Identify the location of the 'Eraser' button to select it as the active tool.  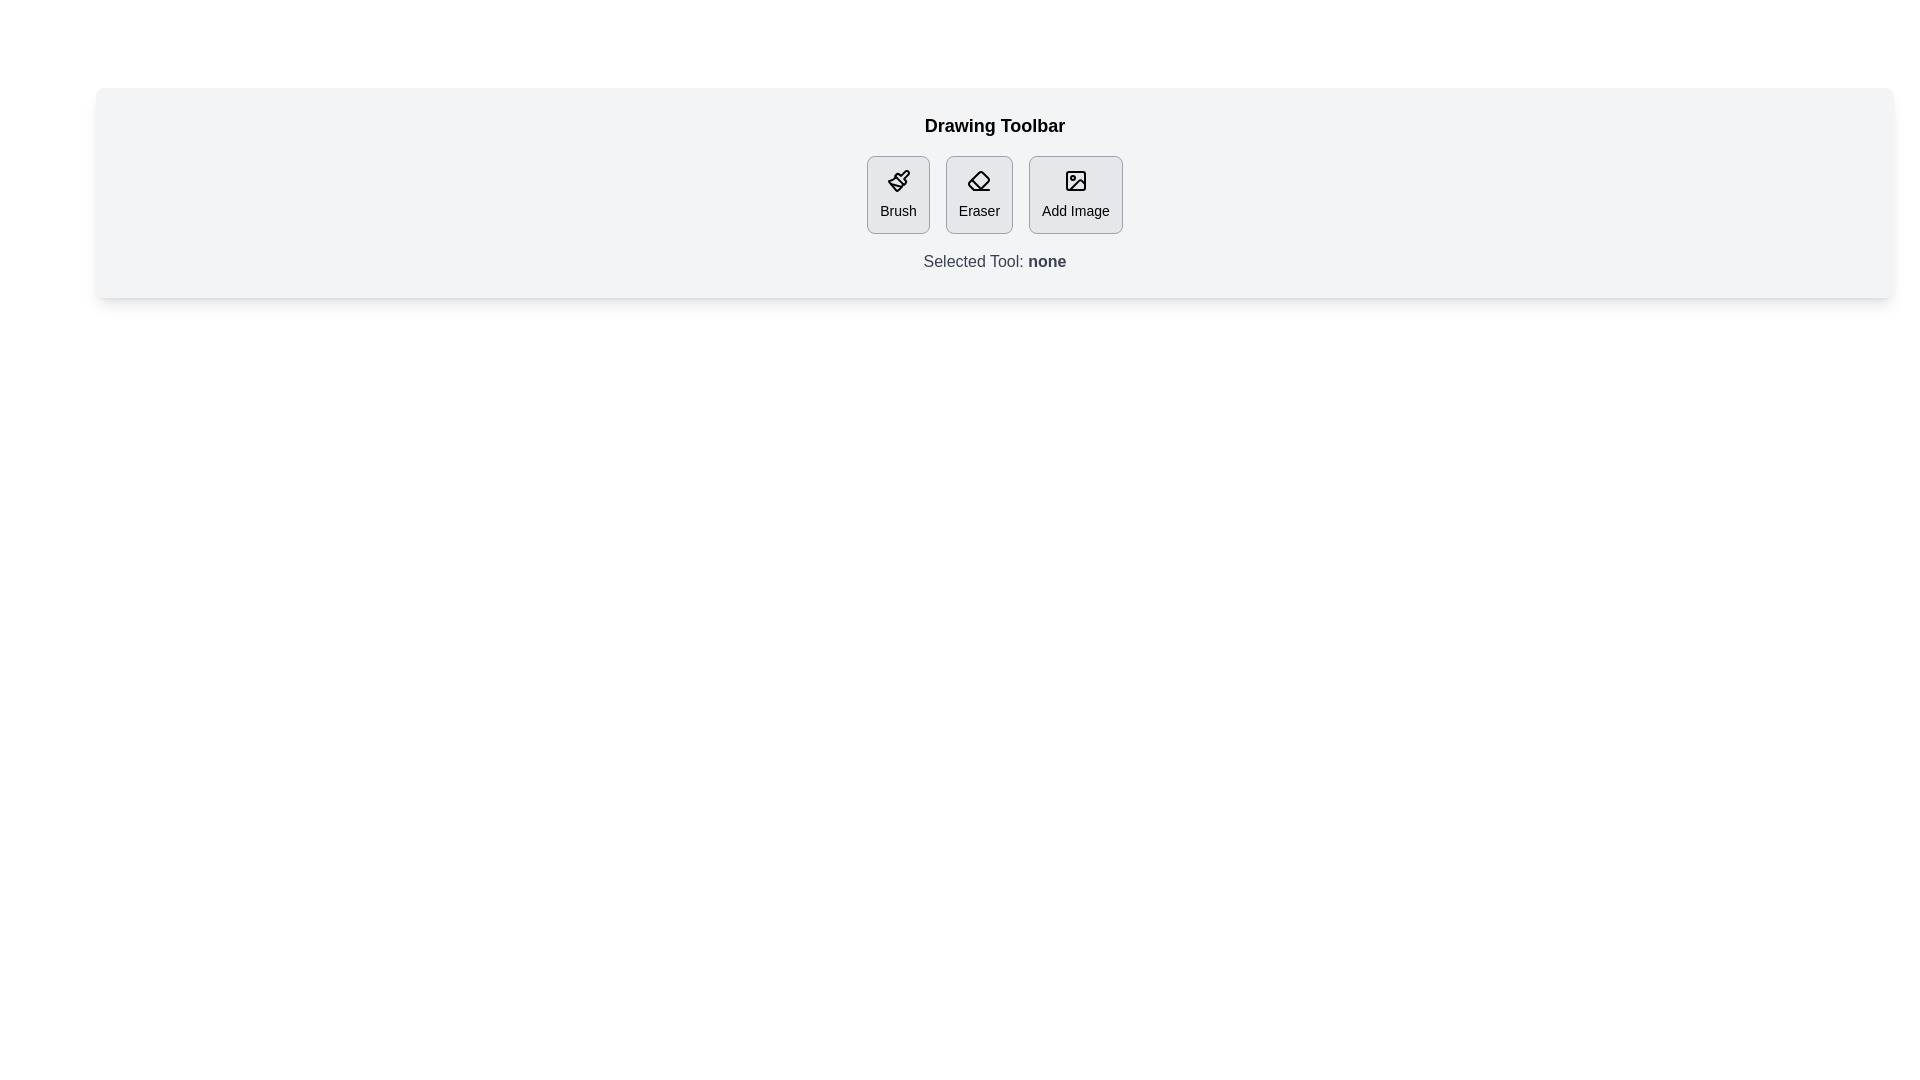
(979, 195).